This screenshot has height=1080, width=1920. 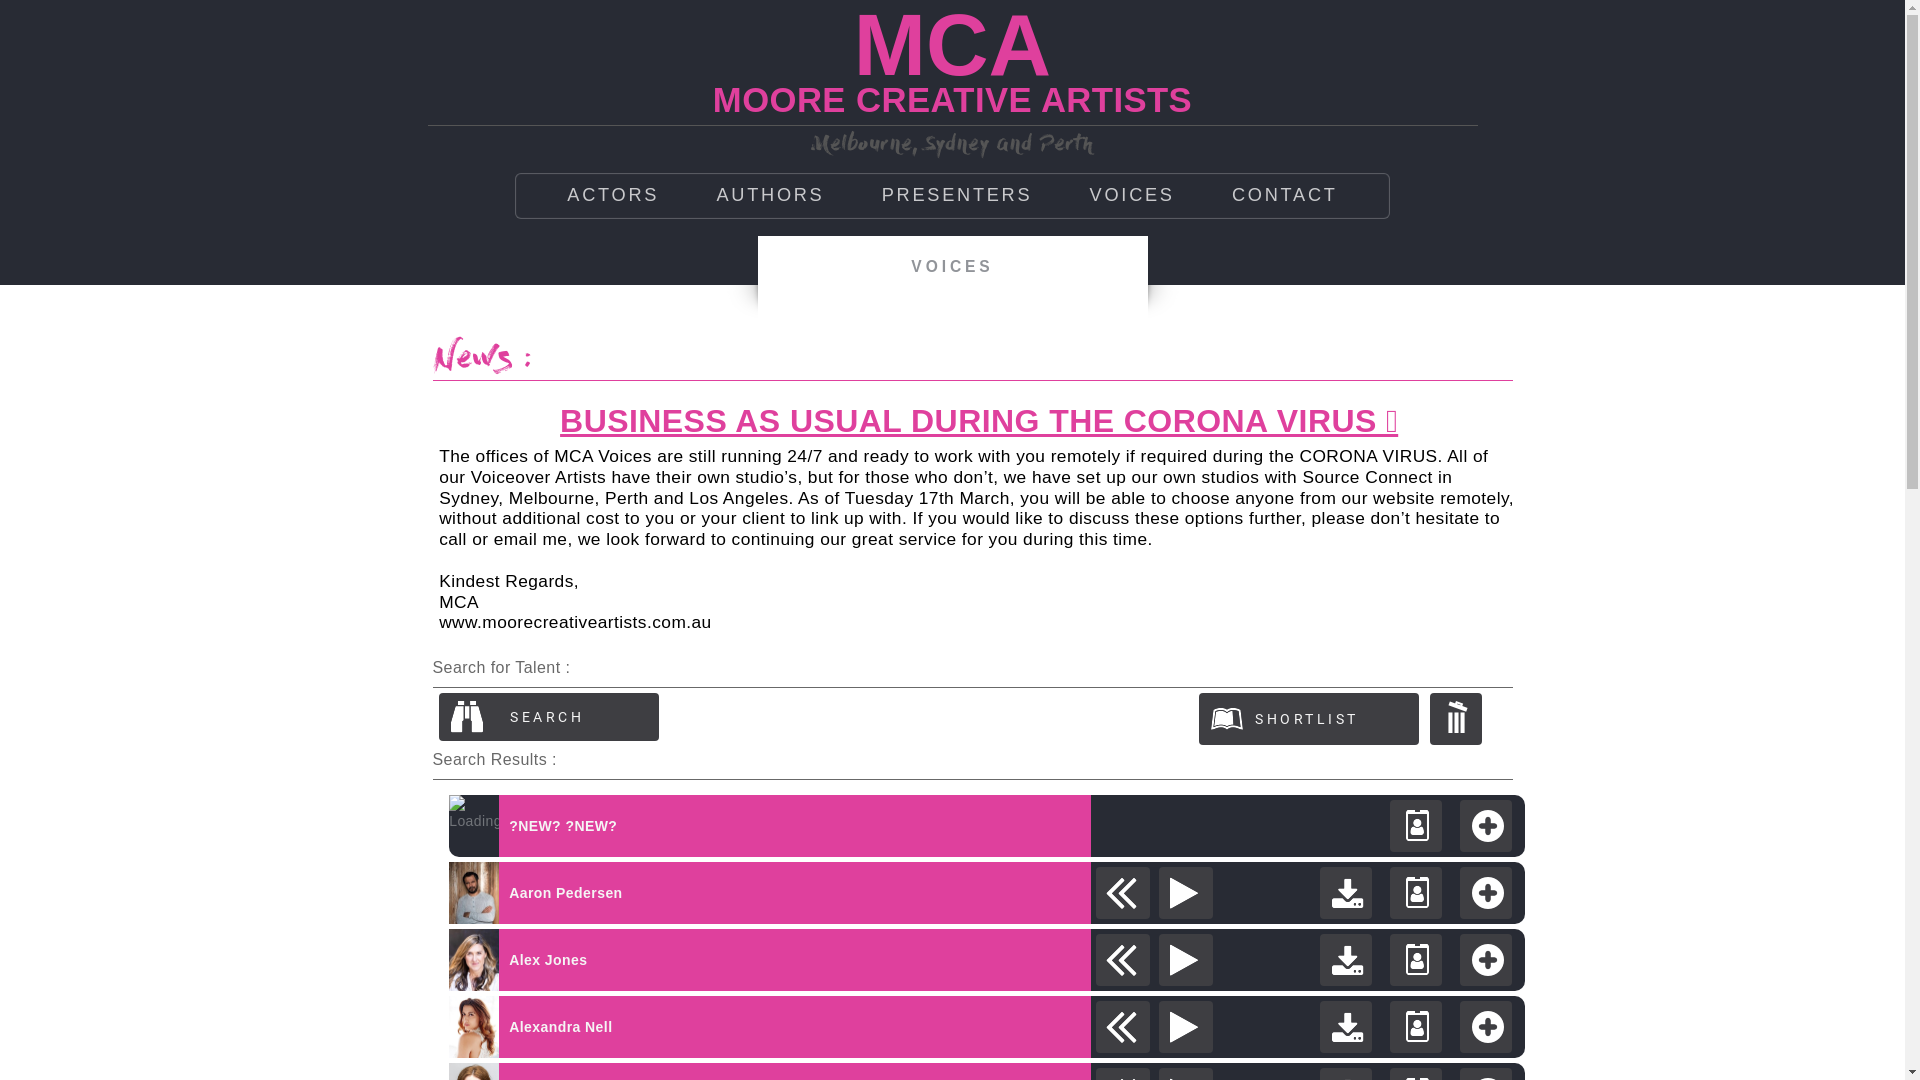 What do you see at coordinates (612, 196) in the screenshot?
I see `'ACTORS'` at bounding box center [612, 196].